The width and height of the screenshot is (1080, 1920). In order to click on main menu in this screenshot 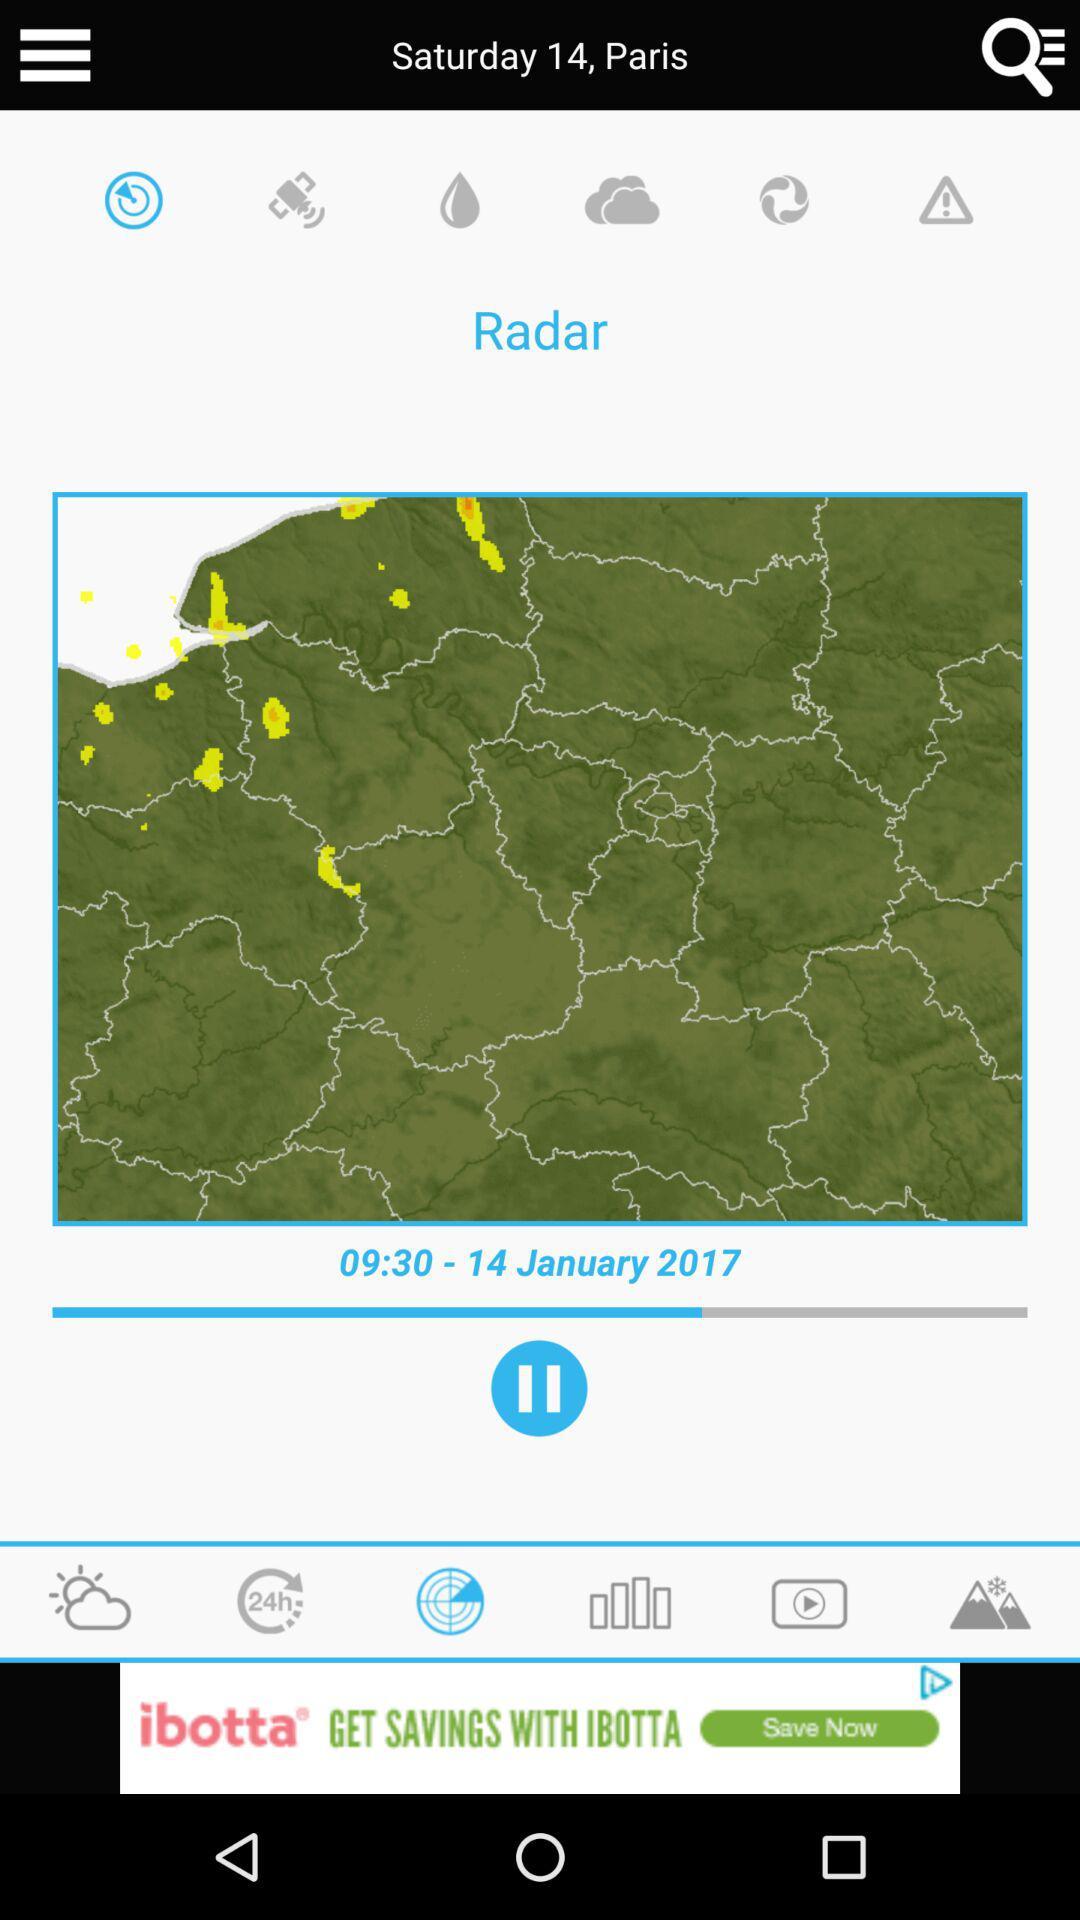, I will do `click(54, 55)`.